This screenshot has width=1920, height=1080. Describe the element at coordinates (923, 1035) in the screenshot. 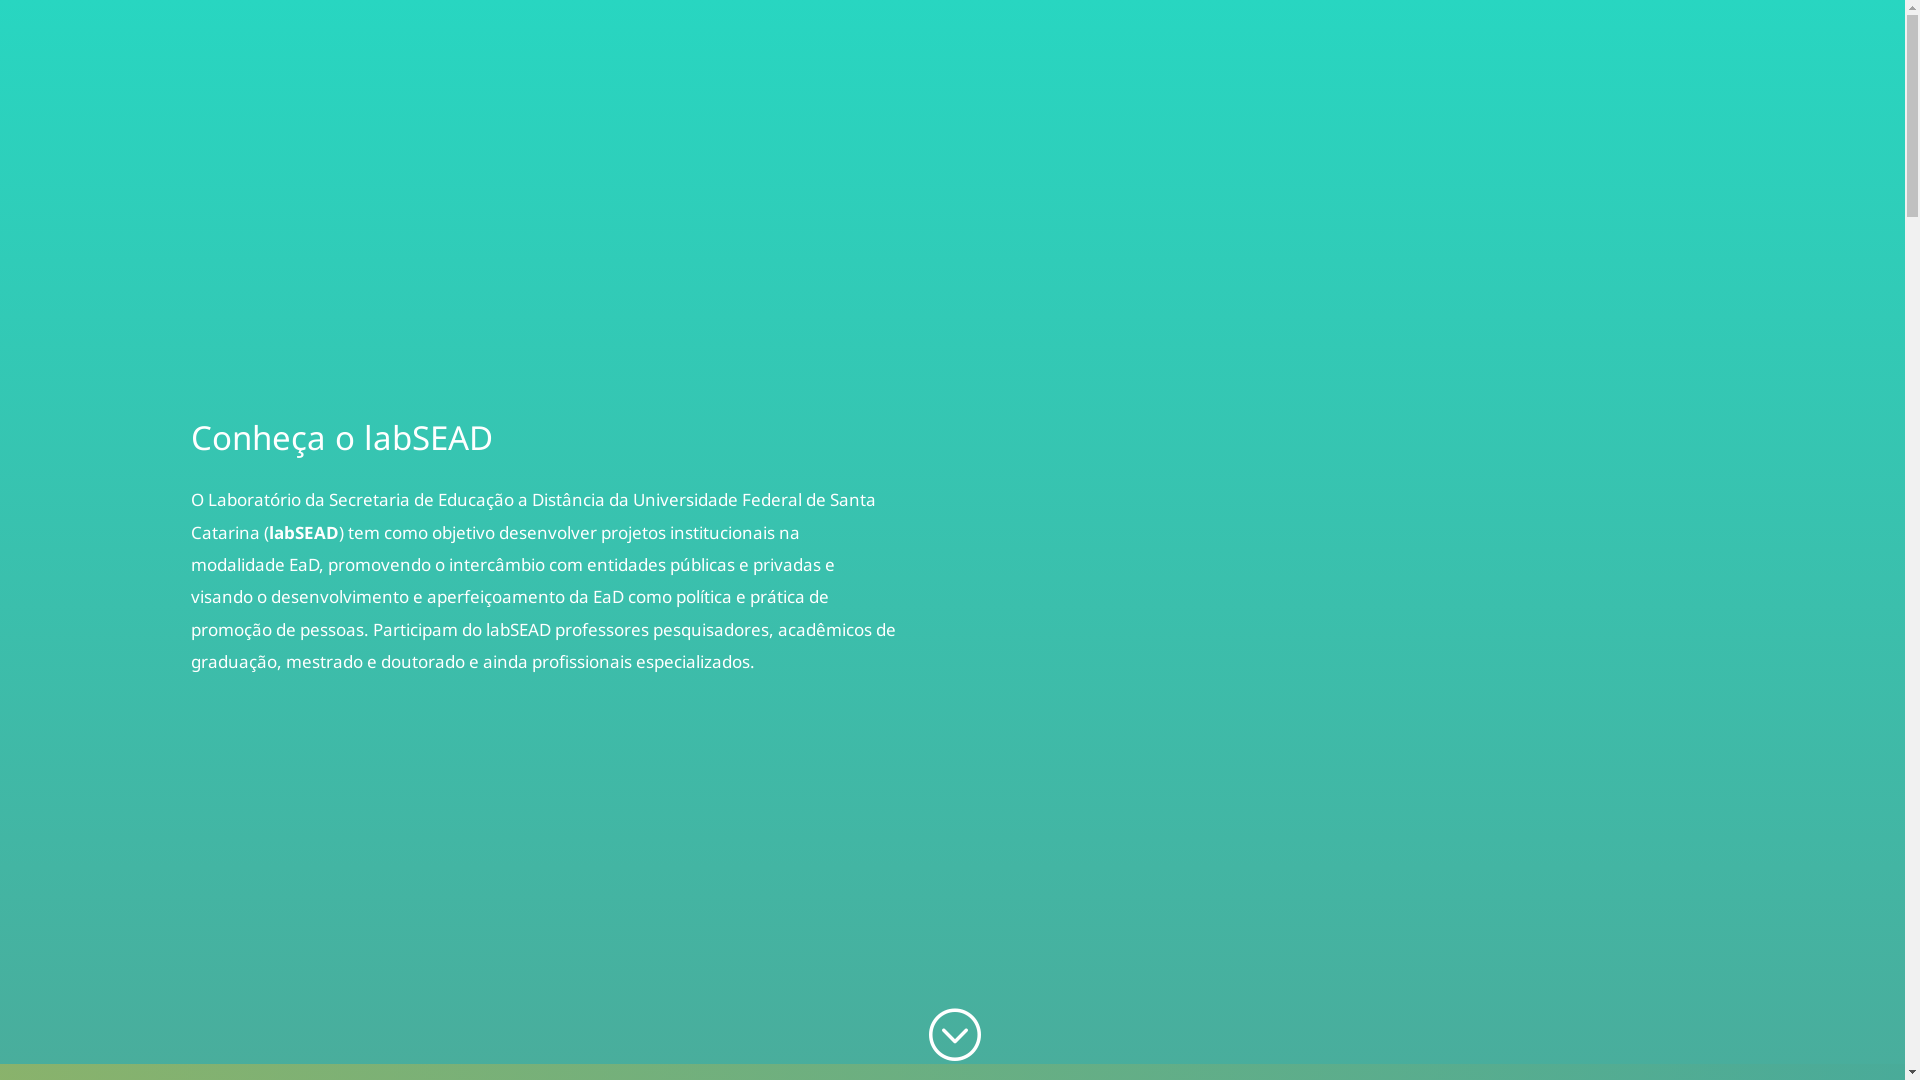

I see `';'` at that location.